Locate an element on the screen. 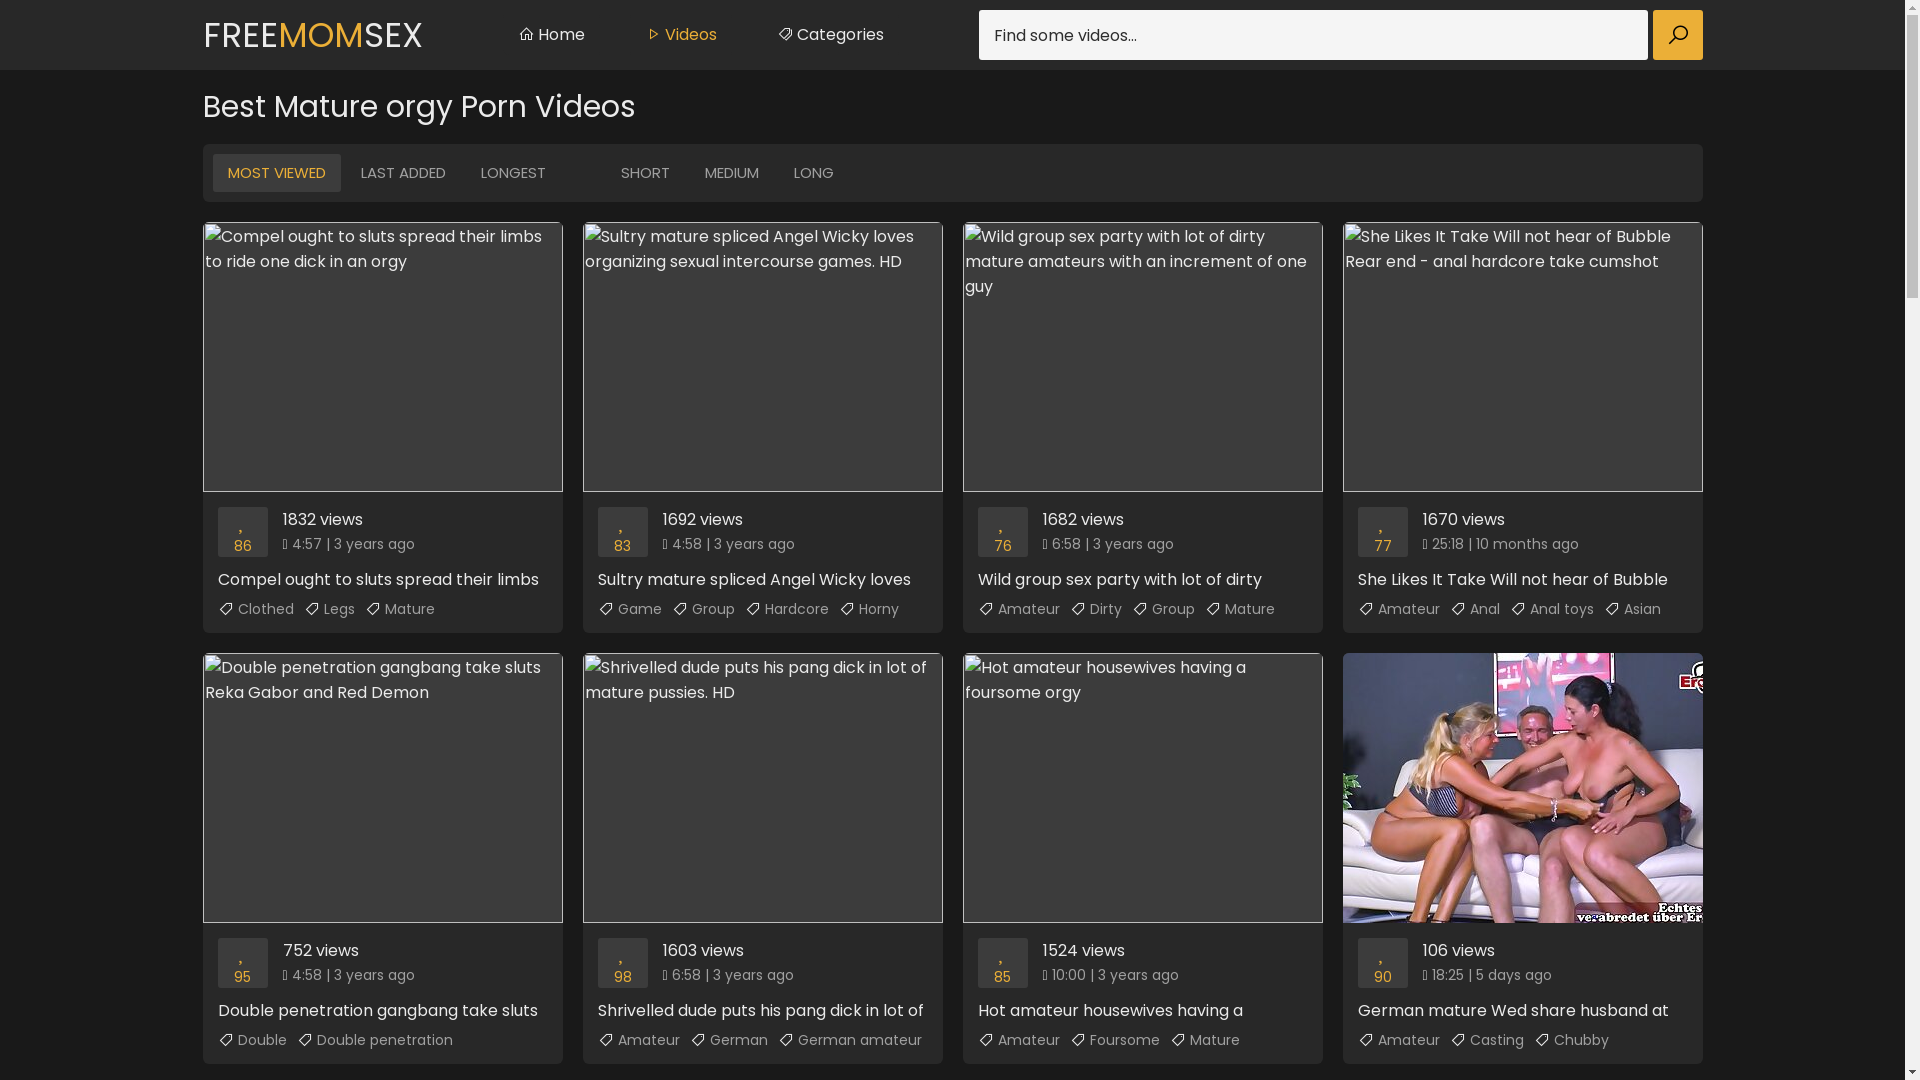  'Group' is located at coordinates (703, 608).